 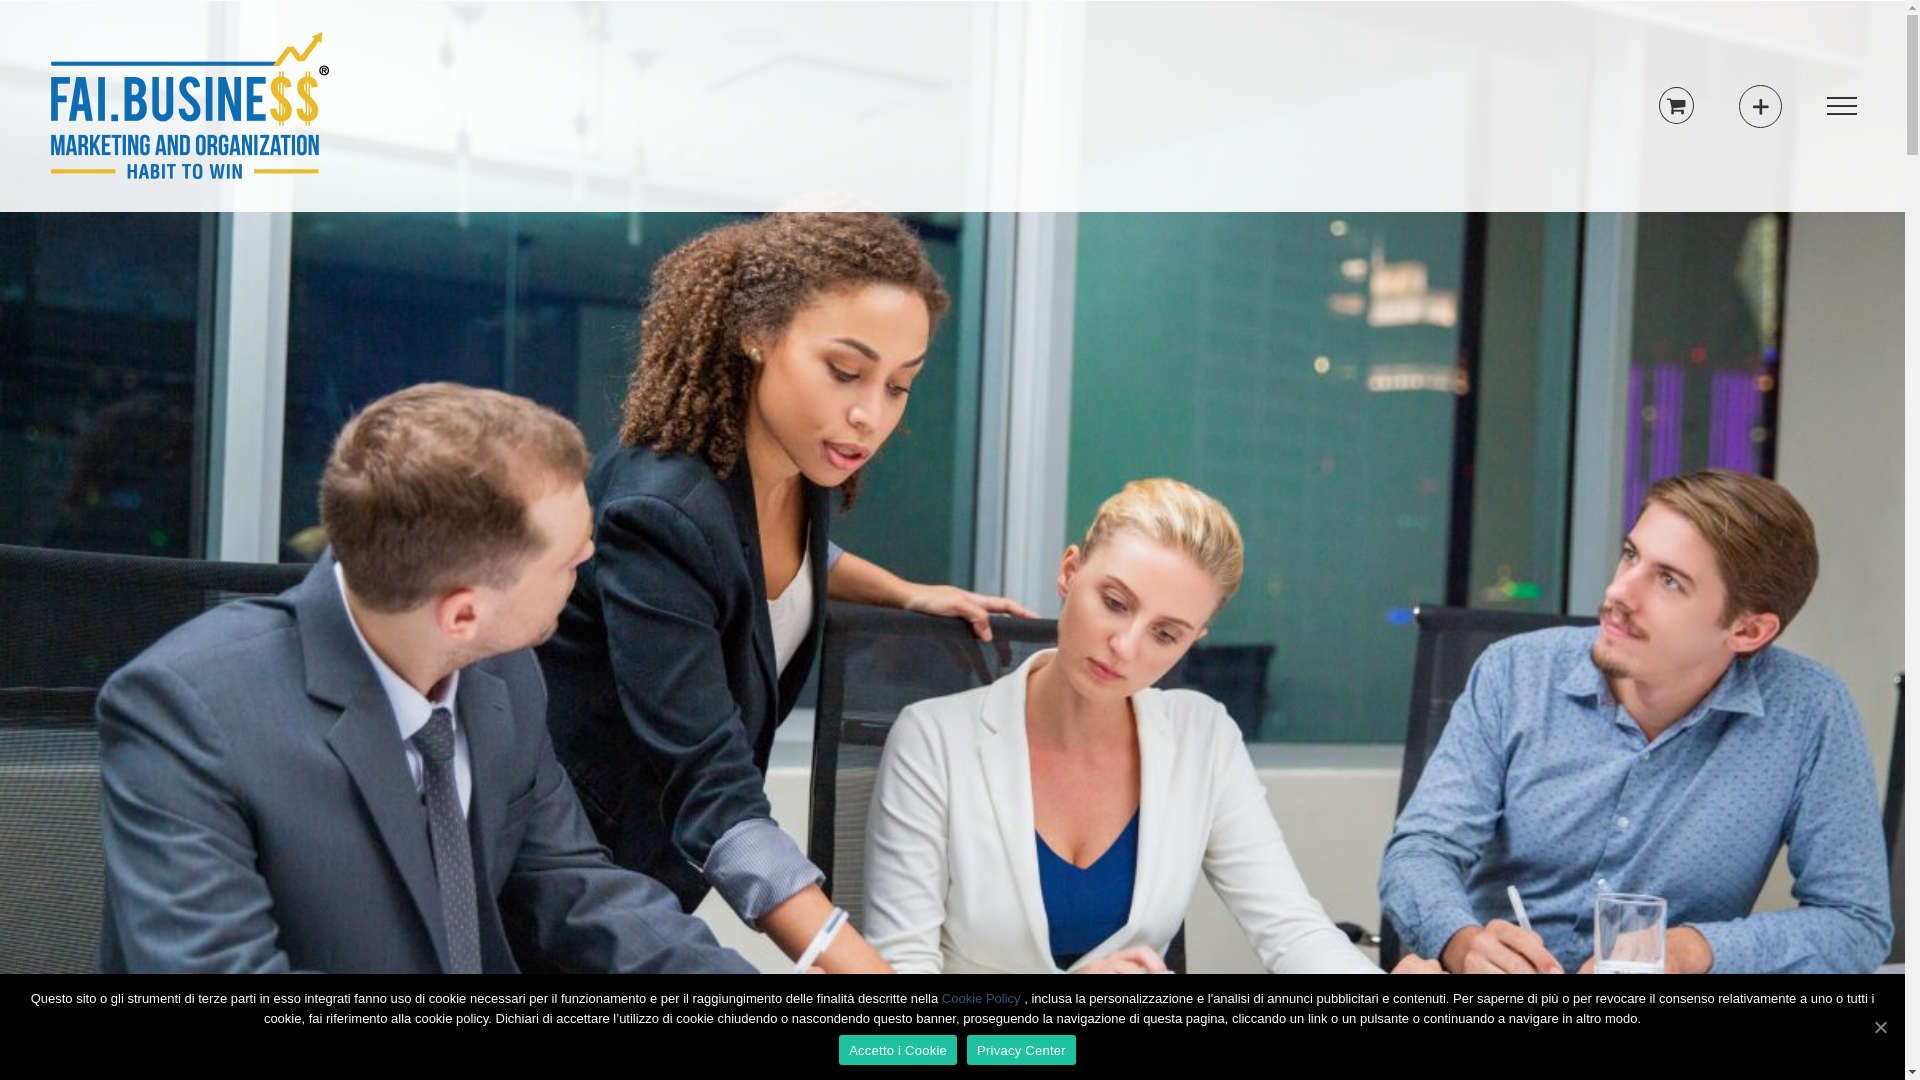 I want to click on 'Accetto i Cookie', so click(x=896, y=1048).